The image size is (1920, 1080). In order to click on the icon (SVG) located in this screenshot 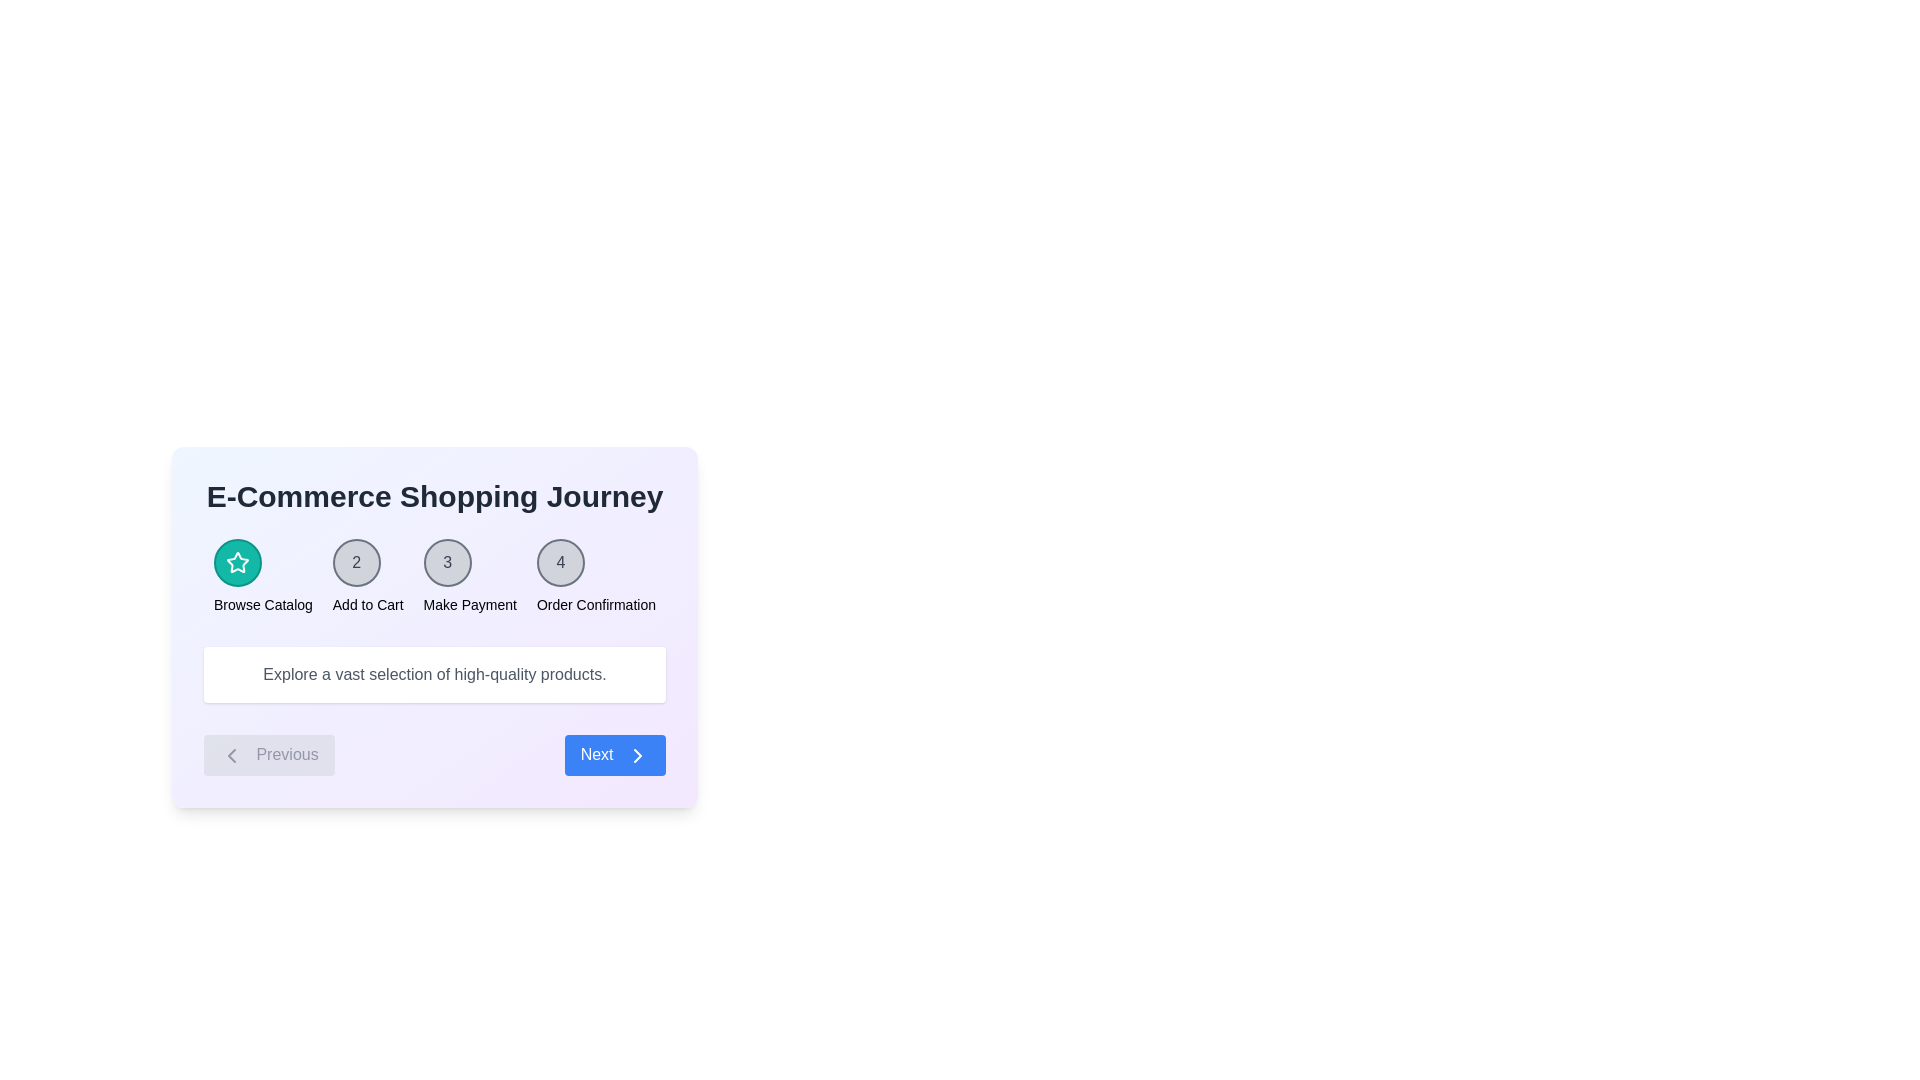, I will do `click(237, 562)`.